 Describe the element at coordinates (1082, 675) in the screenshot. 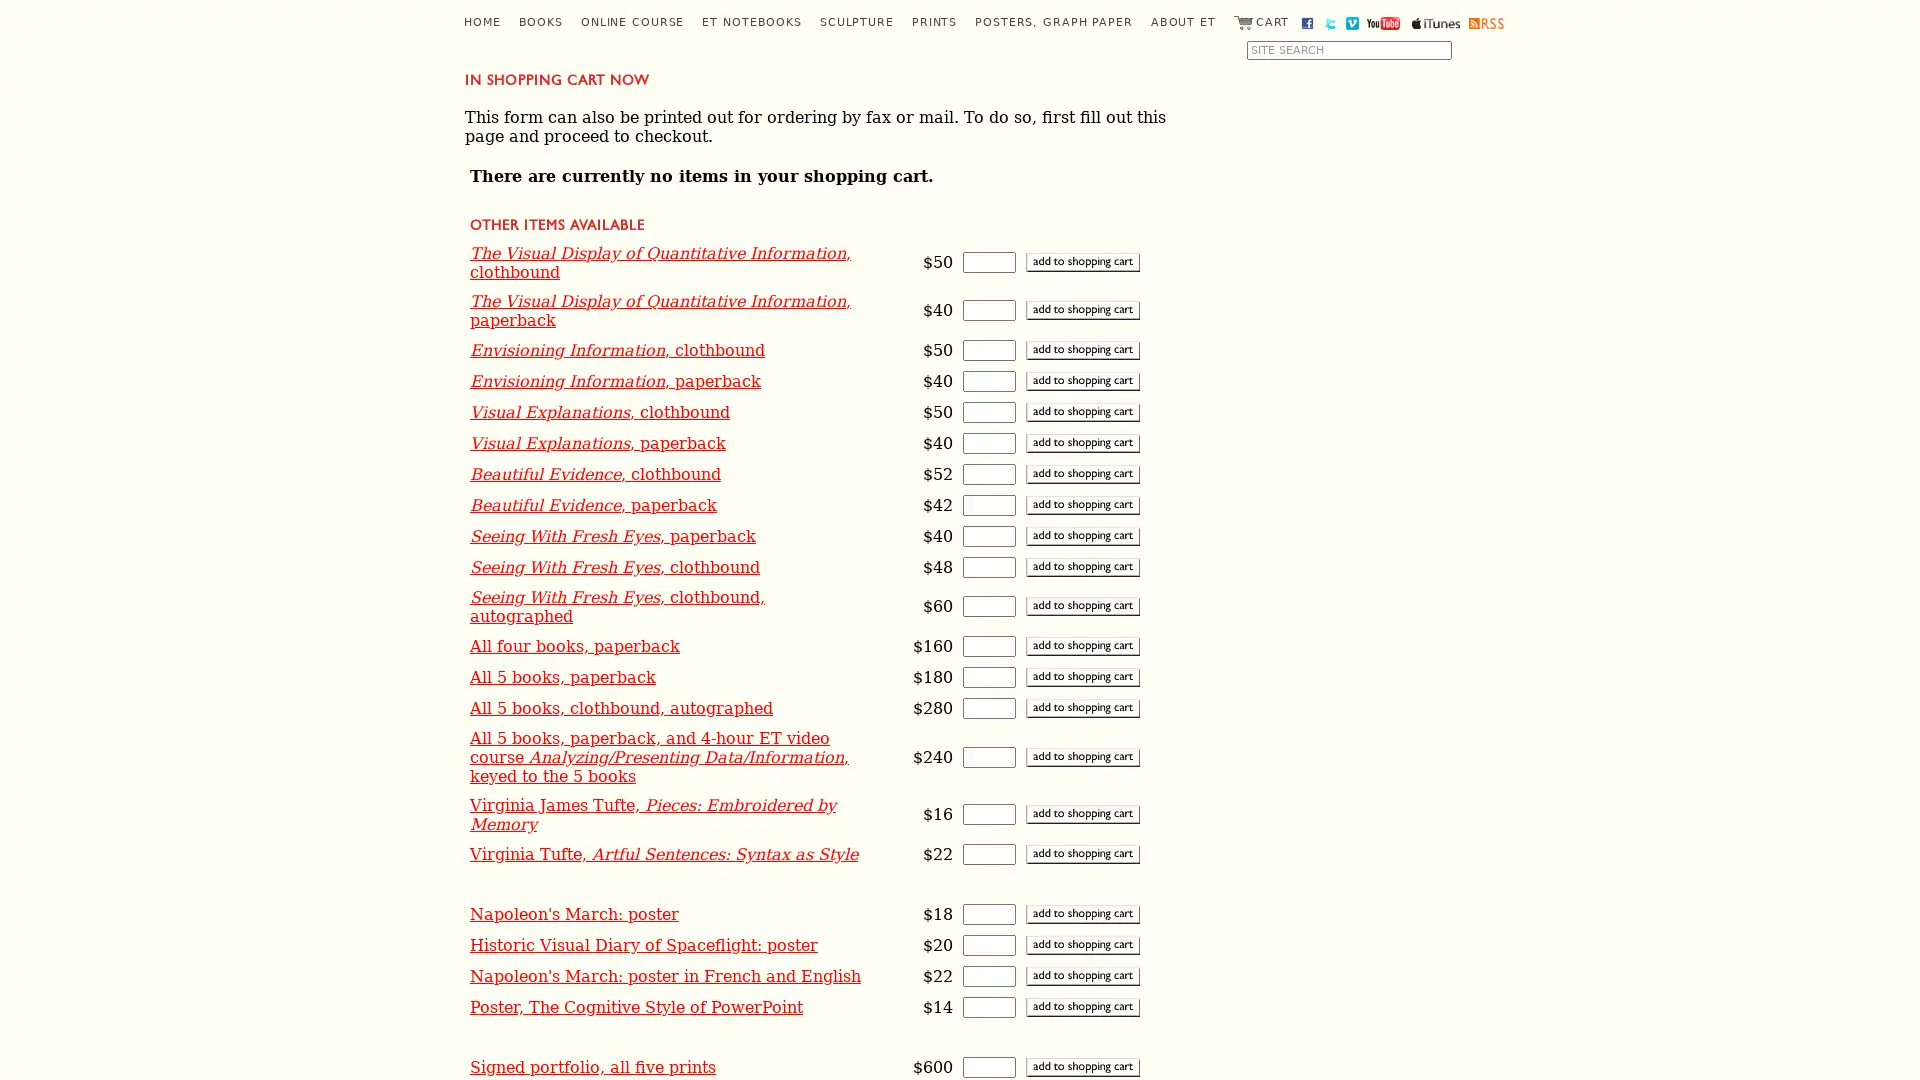

I see `add to shopping cart` at that location.